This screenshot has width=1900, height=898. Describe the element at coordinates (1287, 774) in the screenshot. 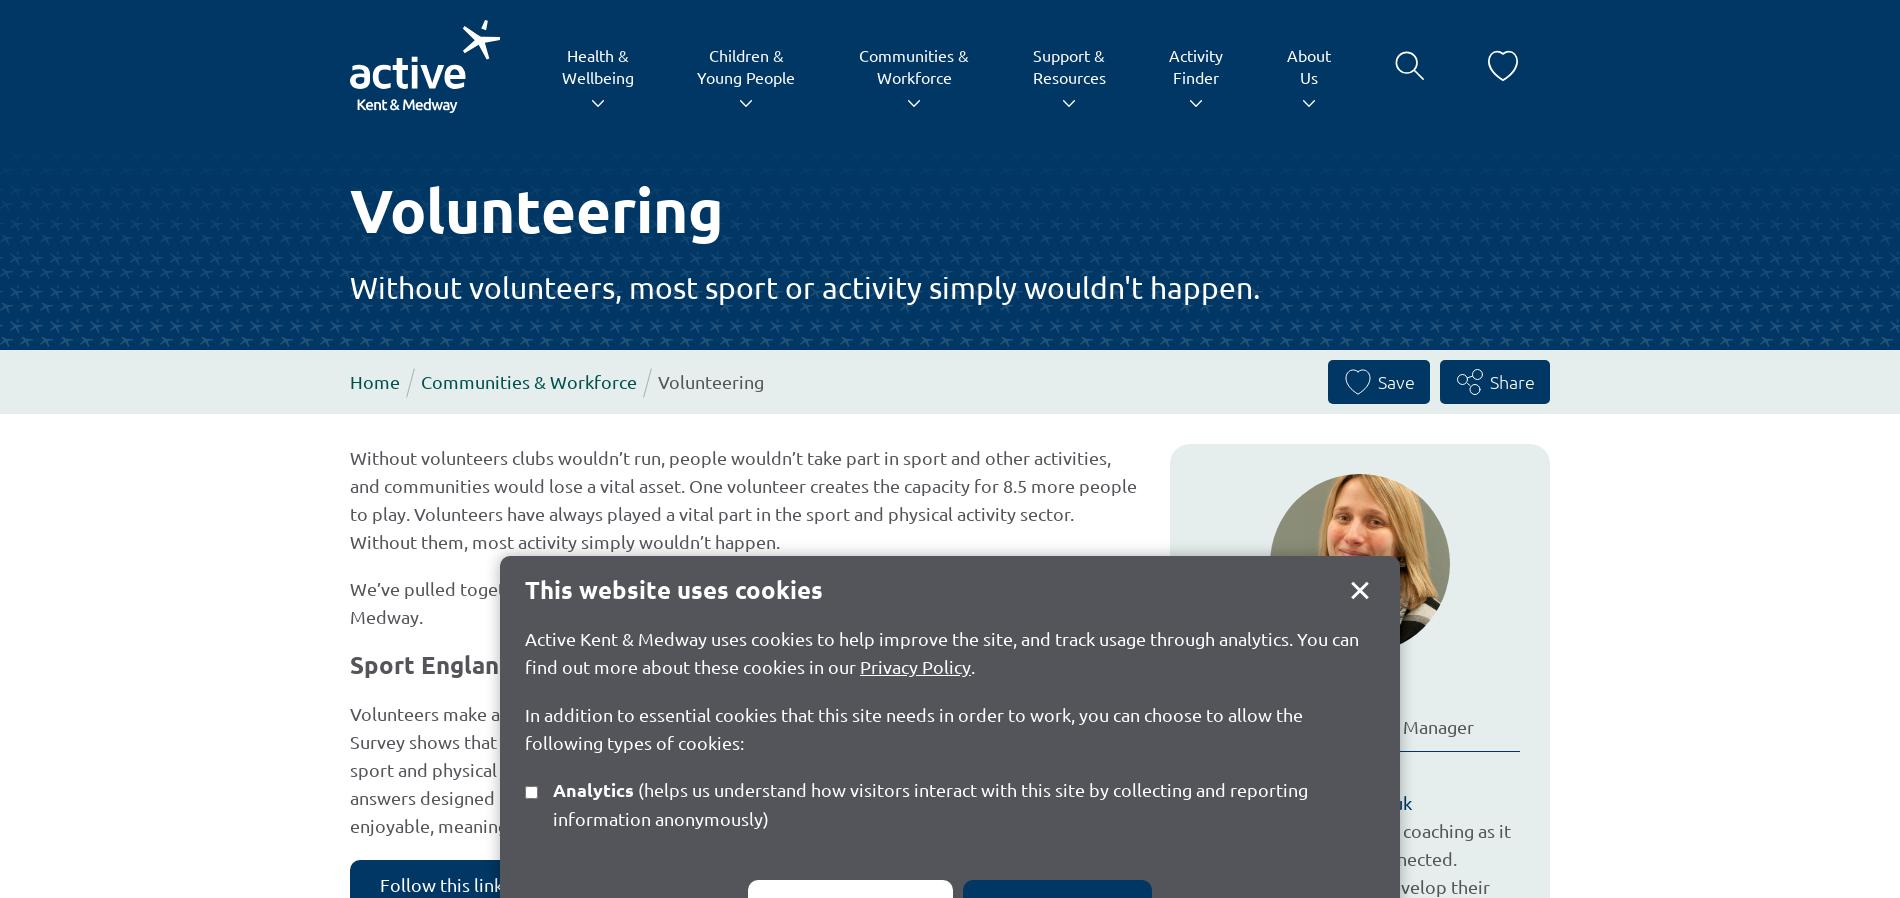

I see `'07540 690477'` at that location.